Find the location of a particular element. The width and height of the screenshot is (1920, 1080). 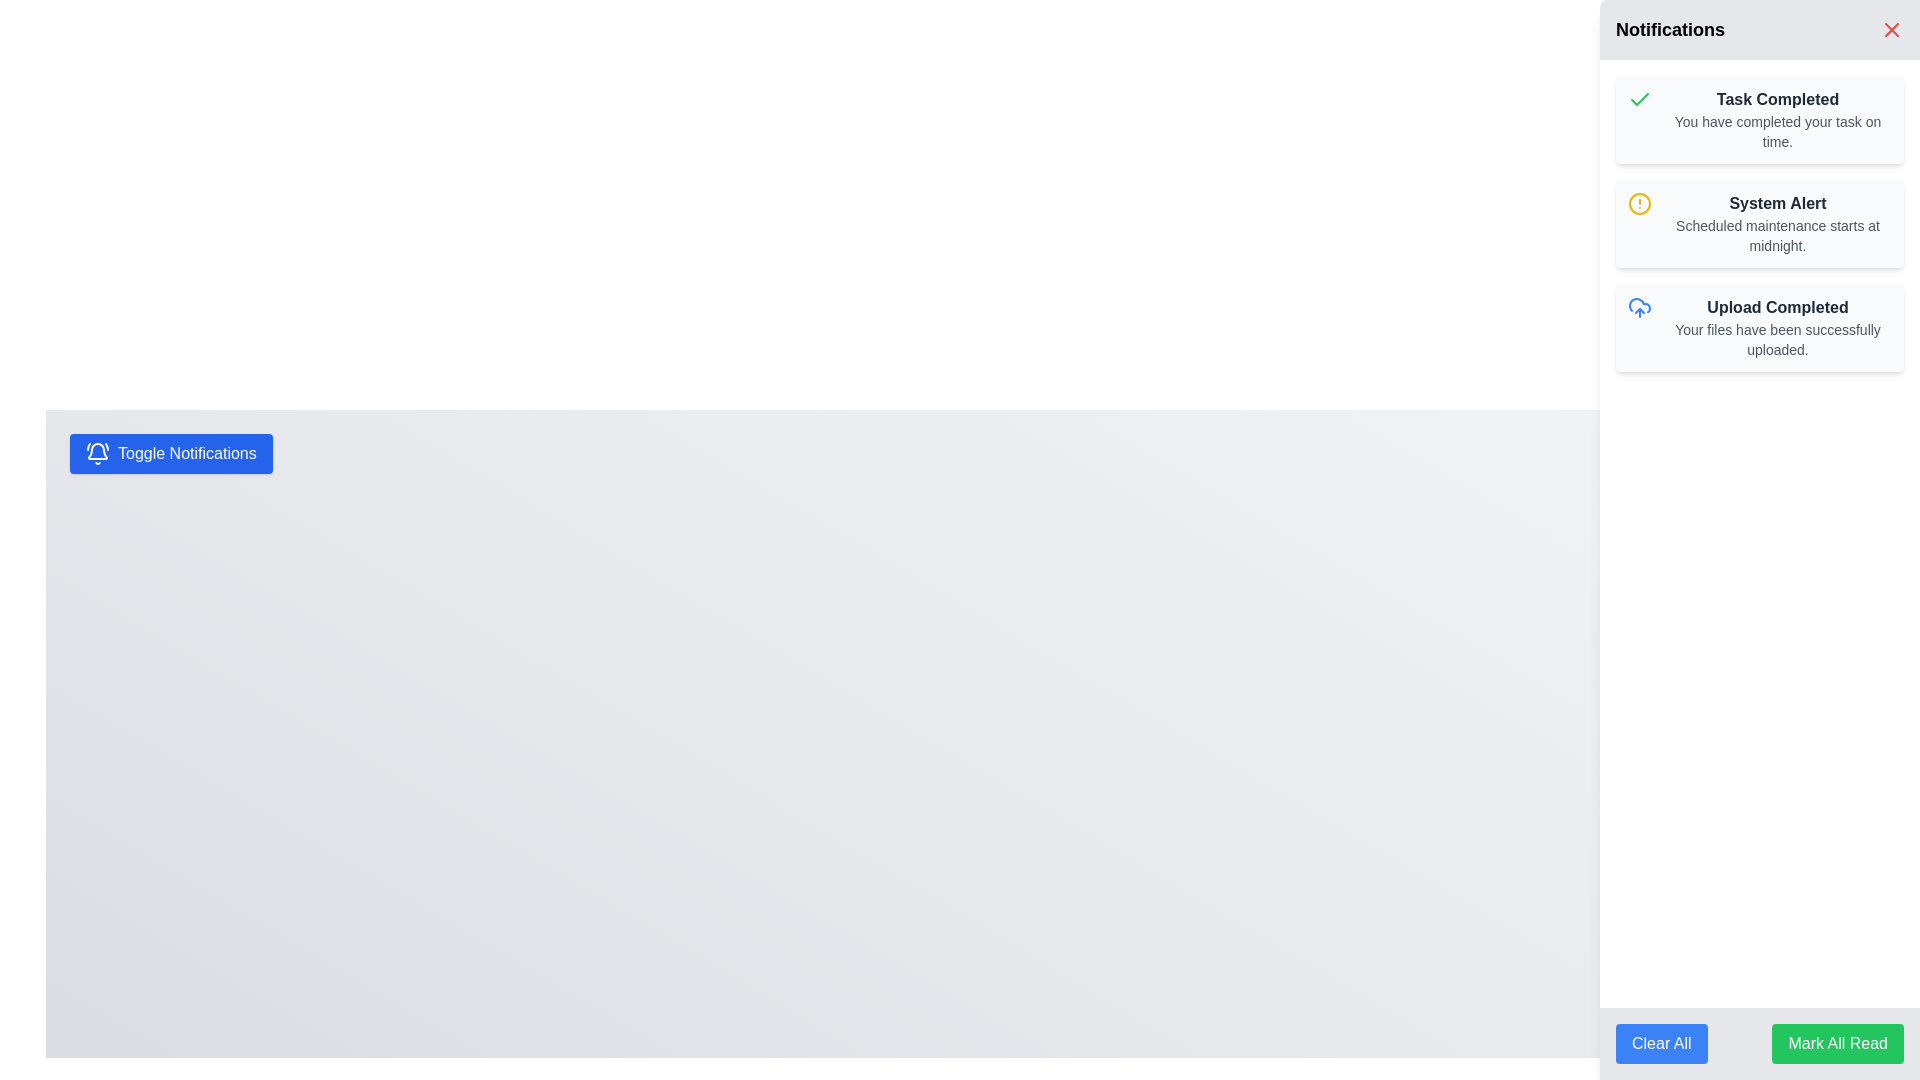

the notification card with the title 'Task Completed' and a green checkmark icon, which is the first card in the right-hand sidebar of the Notifications panel is located at coordinates (1760, 119).